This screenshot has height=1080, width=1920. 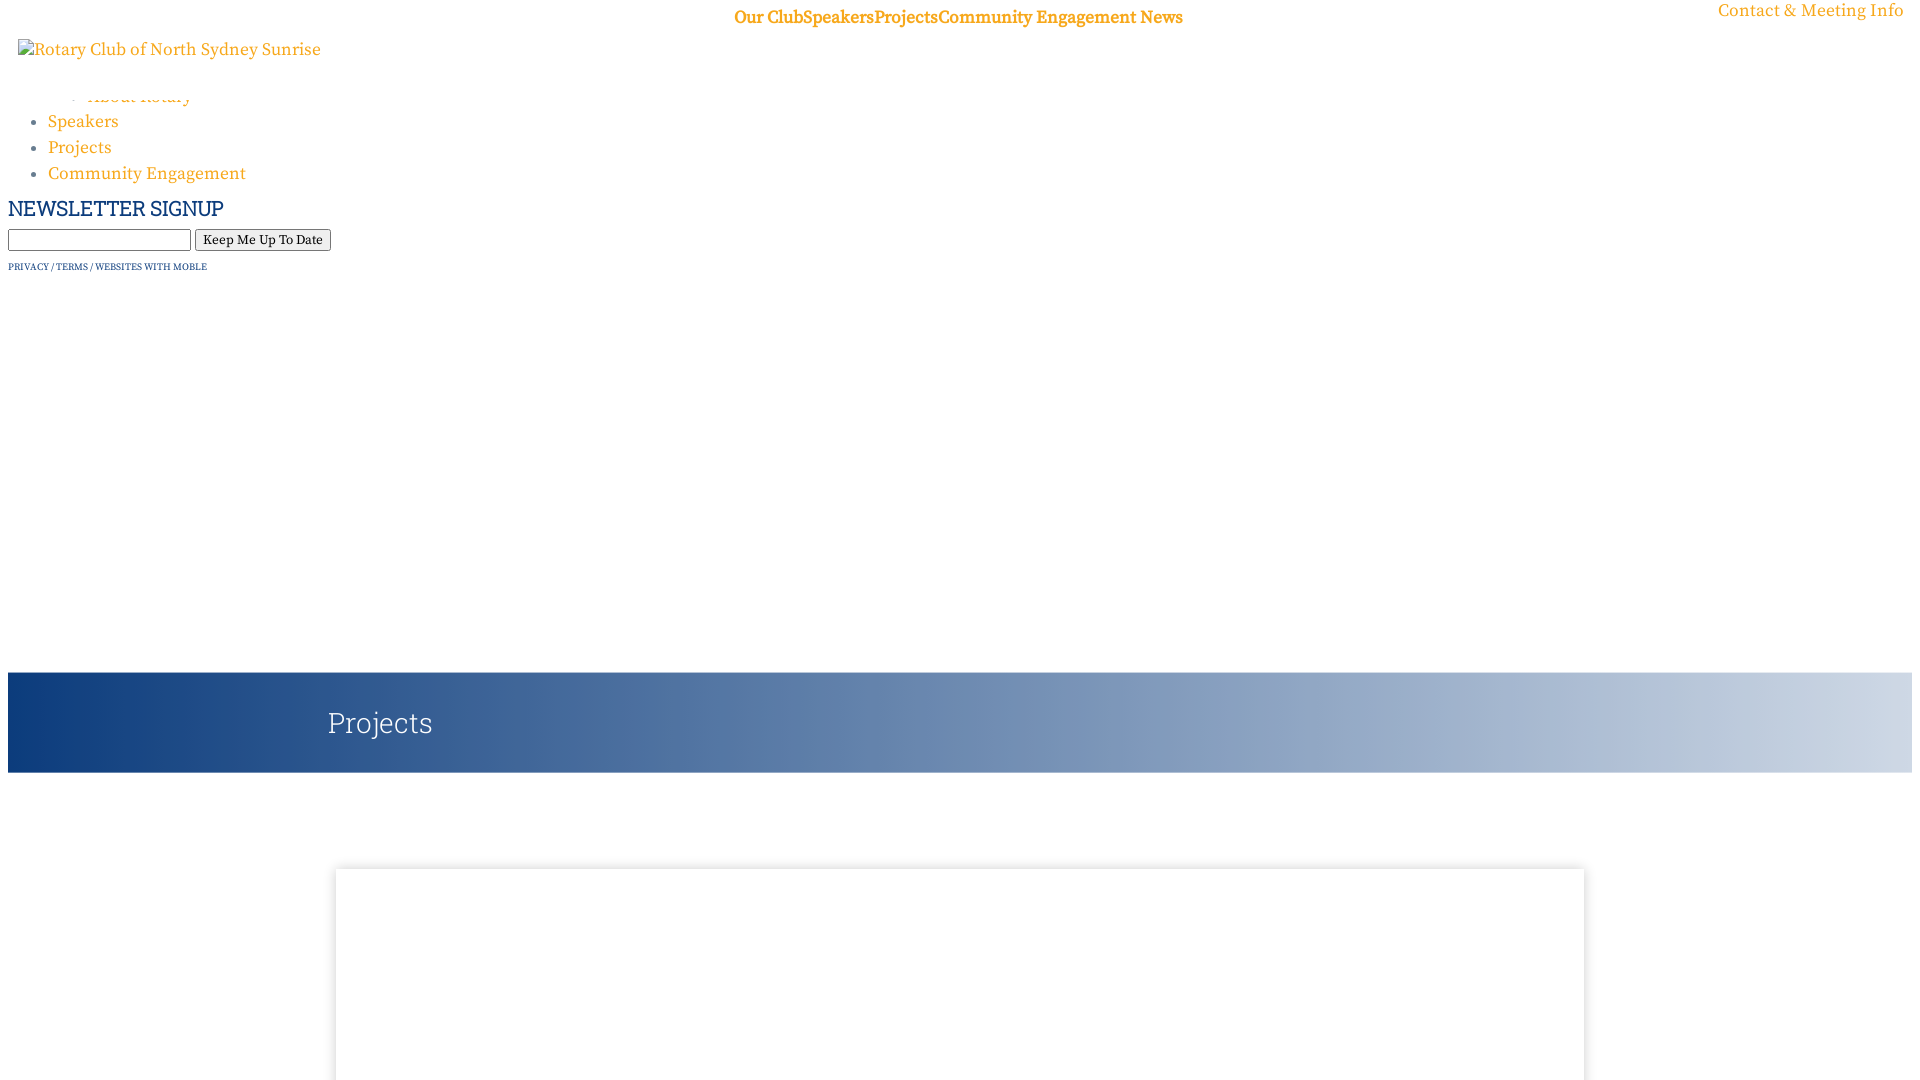 I want to click on 'Our Club', so click(x=767, y=19).